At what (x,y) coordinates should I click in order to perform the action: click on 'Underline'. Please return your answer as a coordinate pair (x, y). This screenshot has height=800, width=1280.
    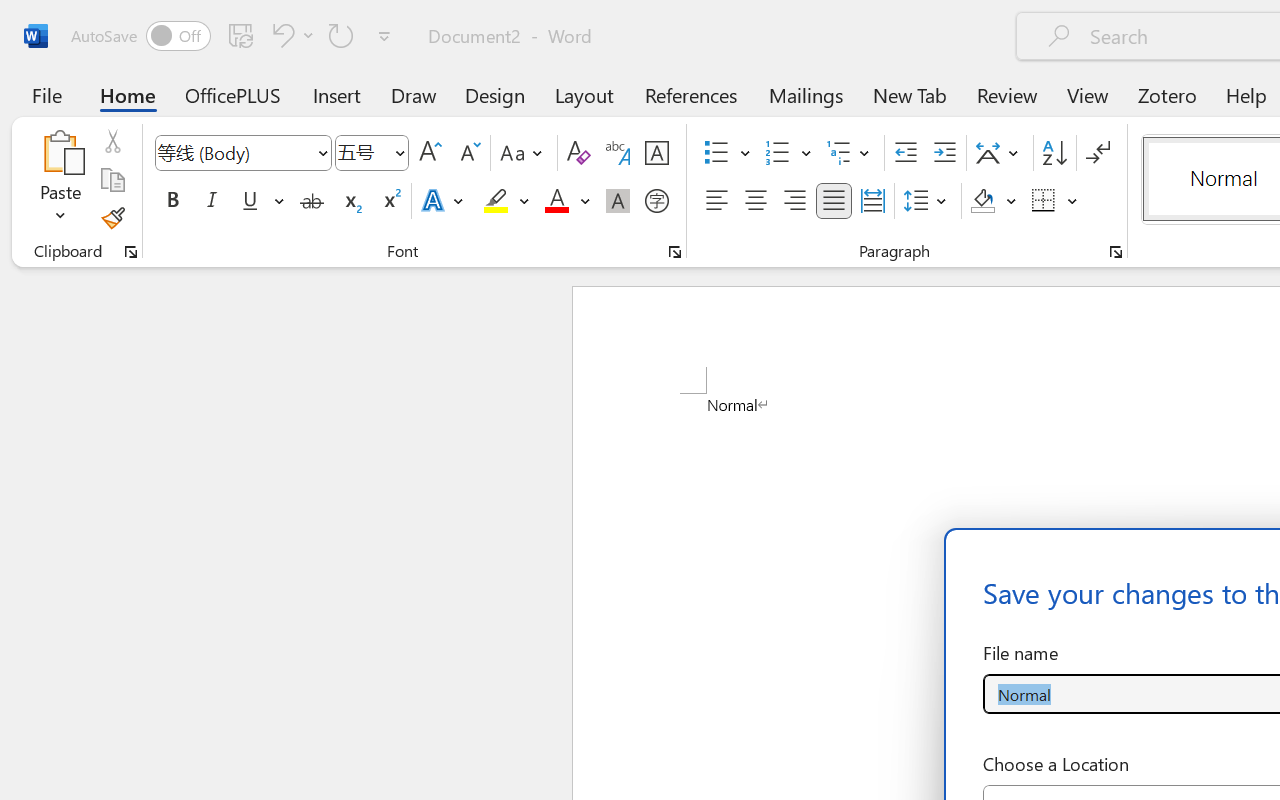
    Looking at the image, I should click on (260, 201).